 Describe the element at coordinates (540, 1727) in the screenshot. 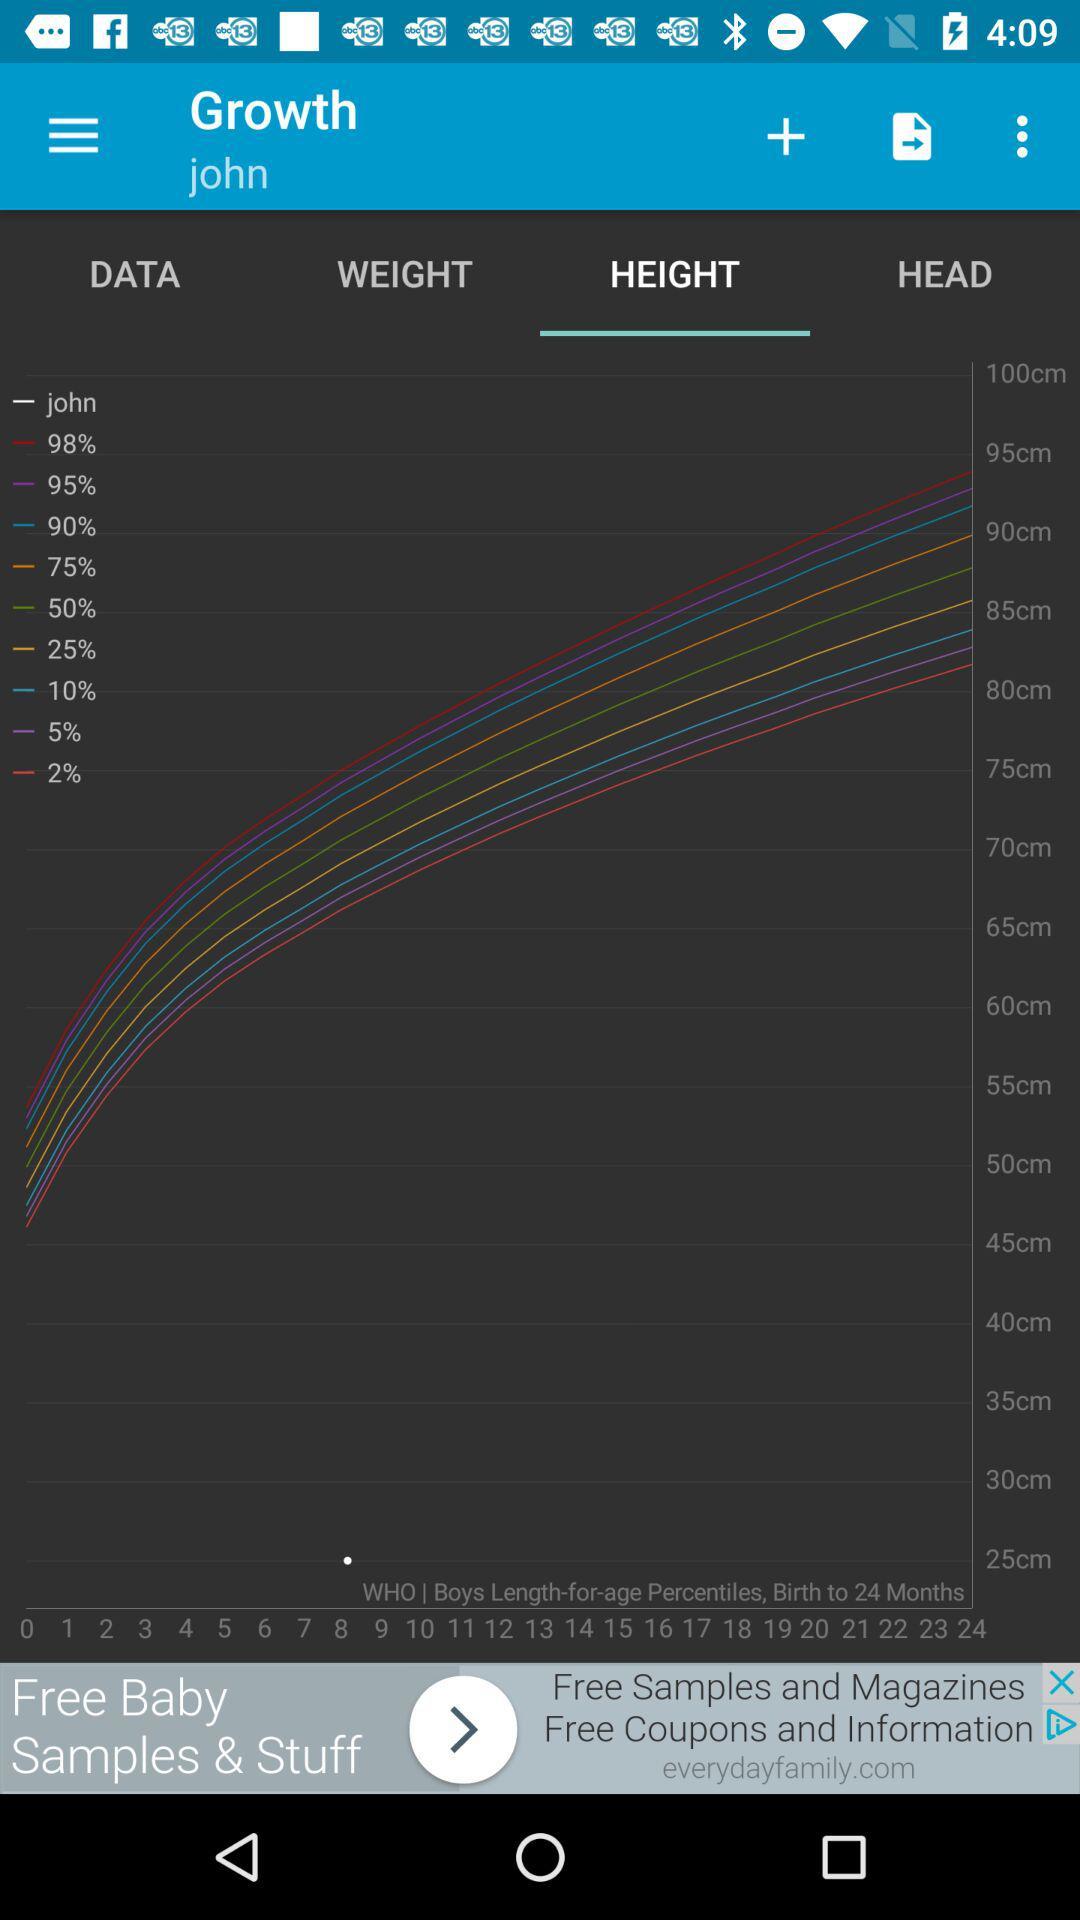

I see `open advertisement` at that location.